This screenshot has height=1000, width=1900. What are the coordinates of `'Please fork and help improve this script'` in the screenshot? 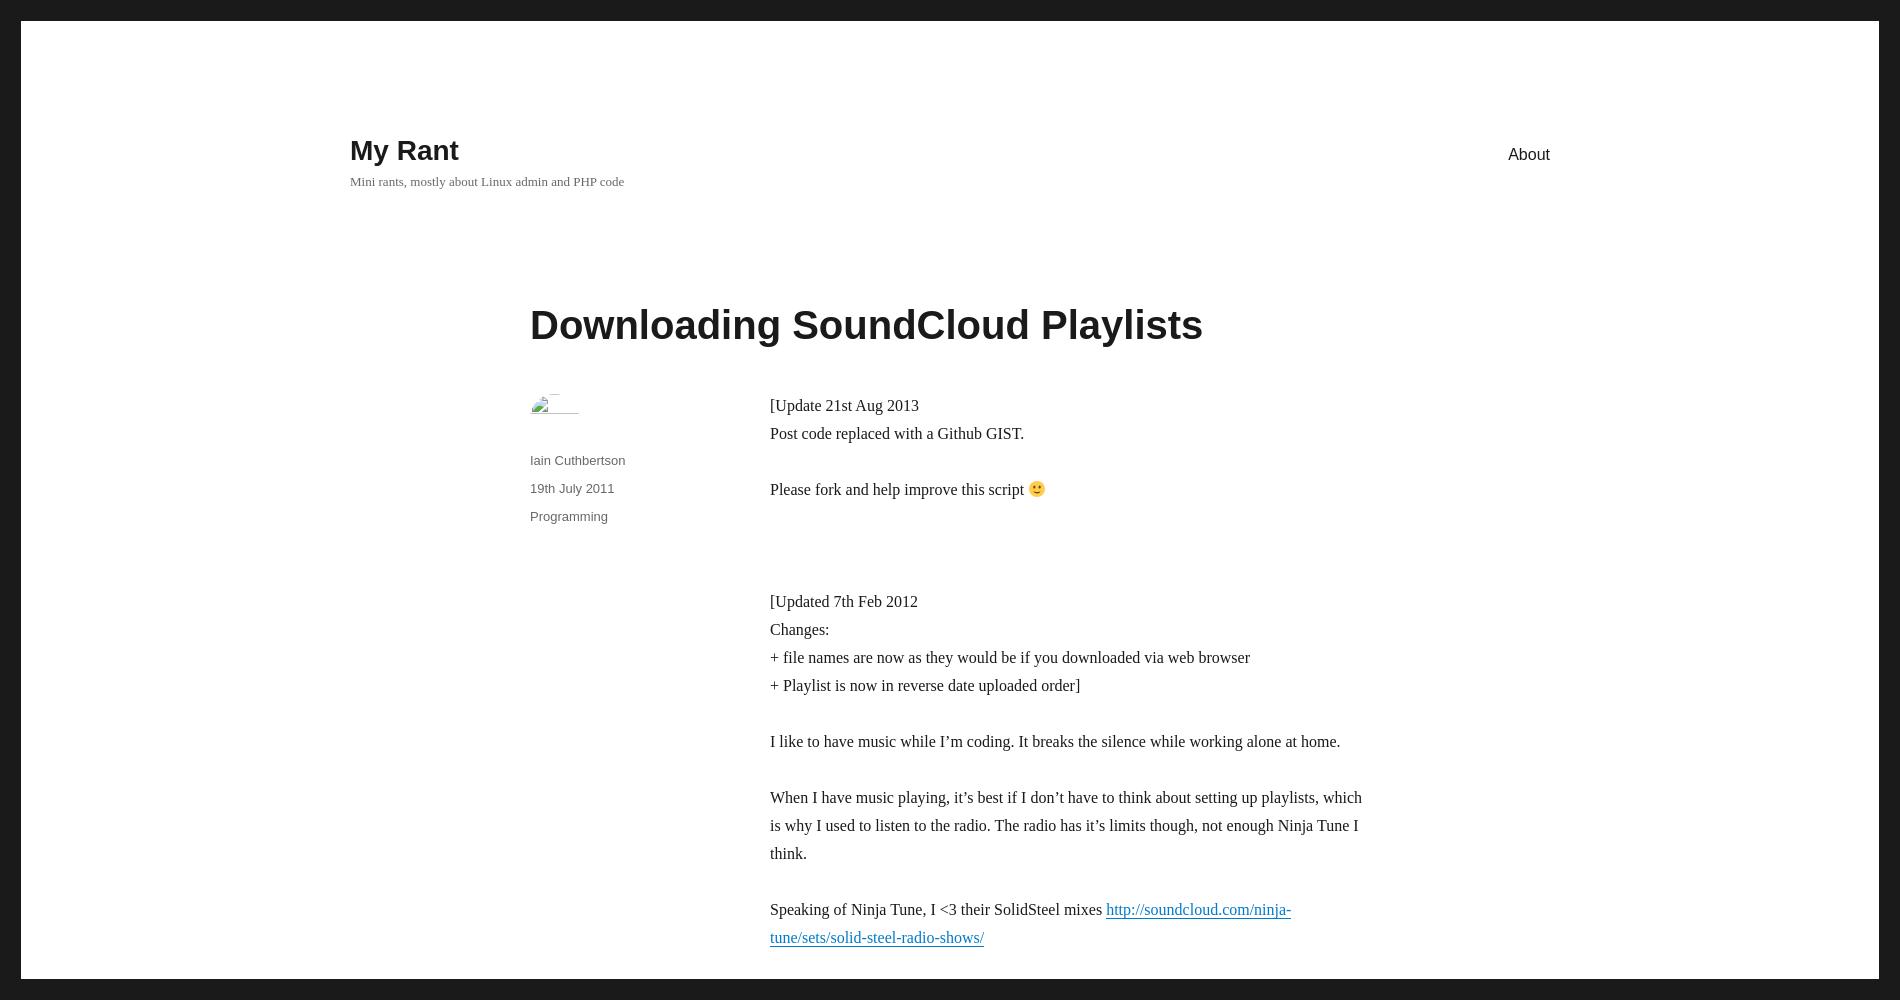 It's located at (898, 488).